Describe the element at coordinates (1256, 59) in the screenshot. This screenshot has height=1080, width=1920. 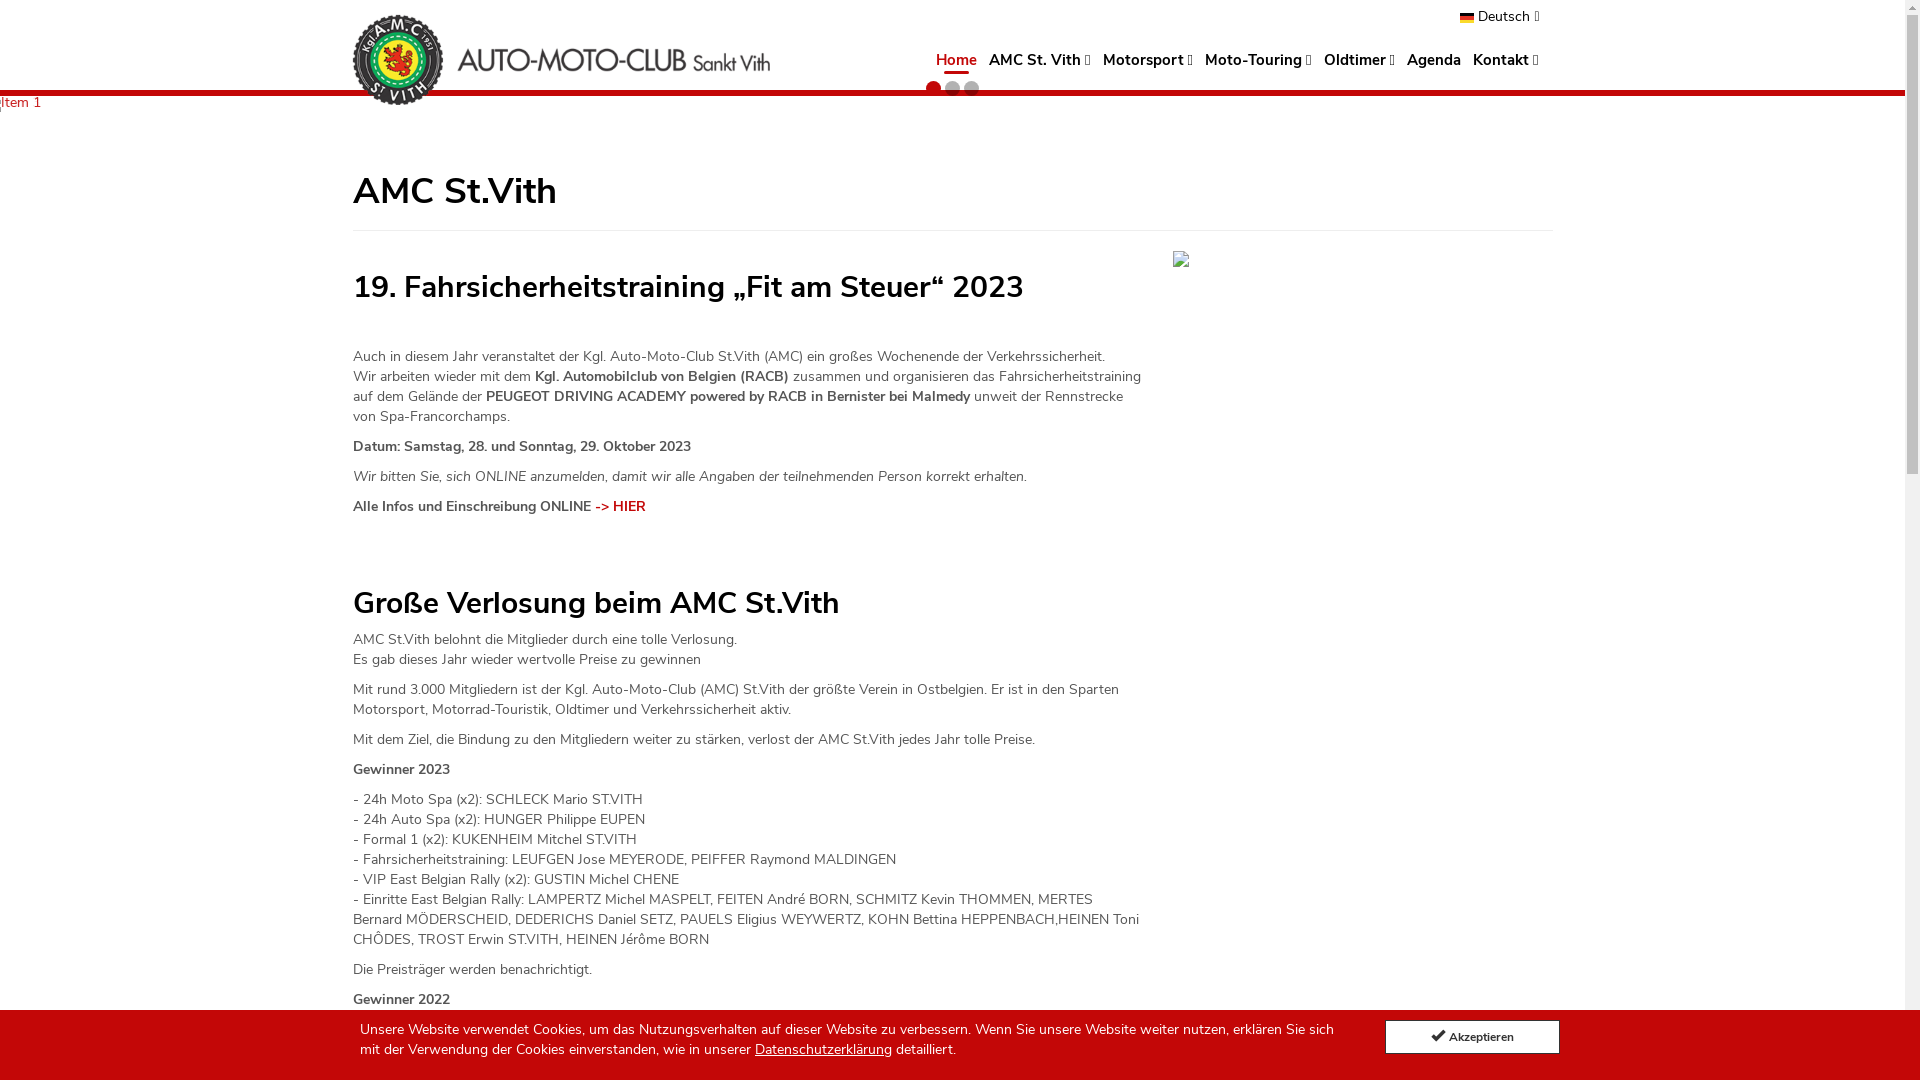
I see `'Moto-Touring'` at that location.